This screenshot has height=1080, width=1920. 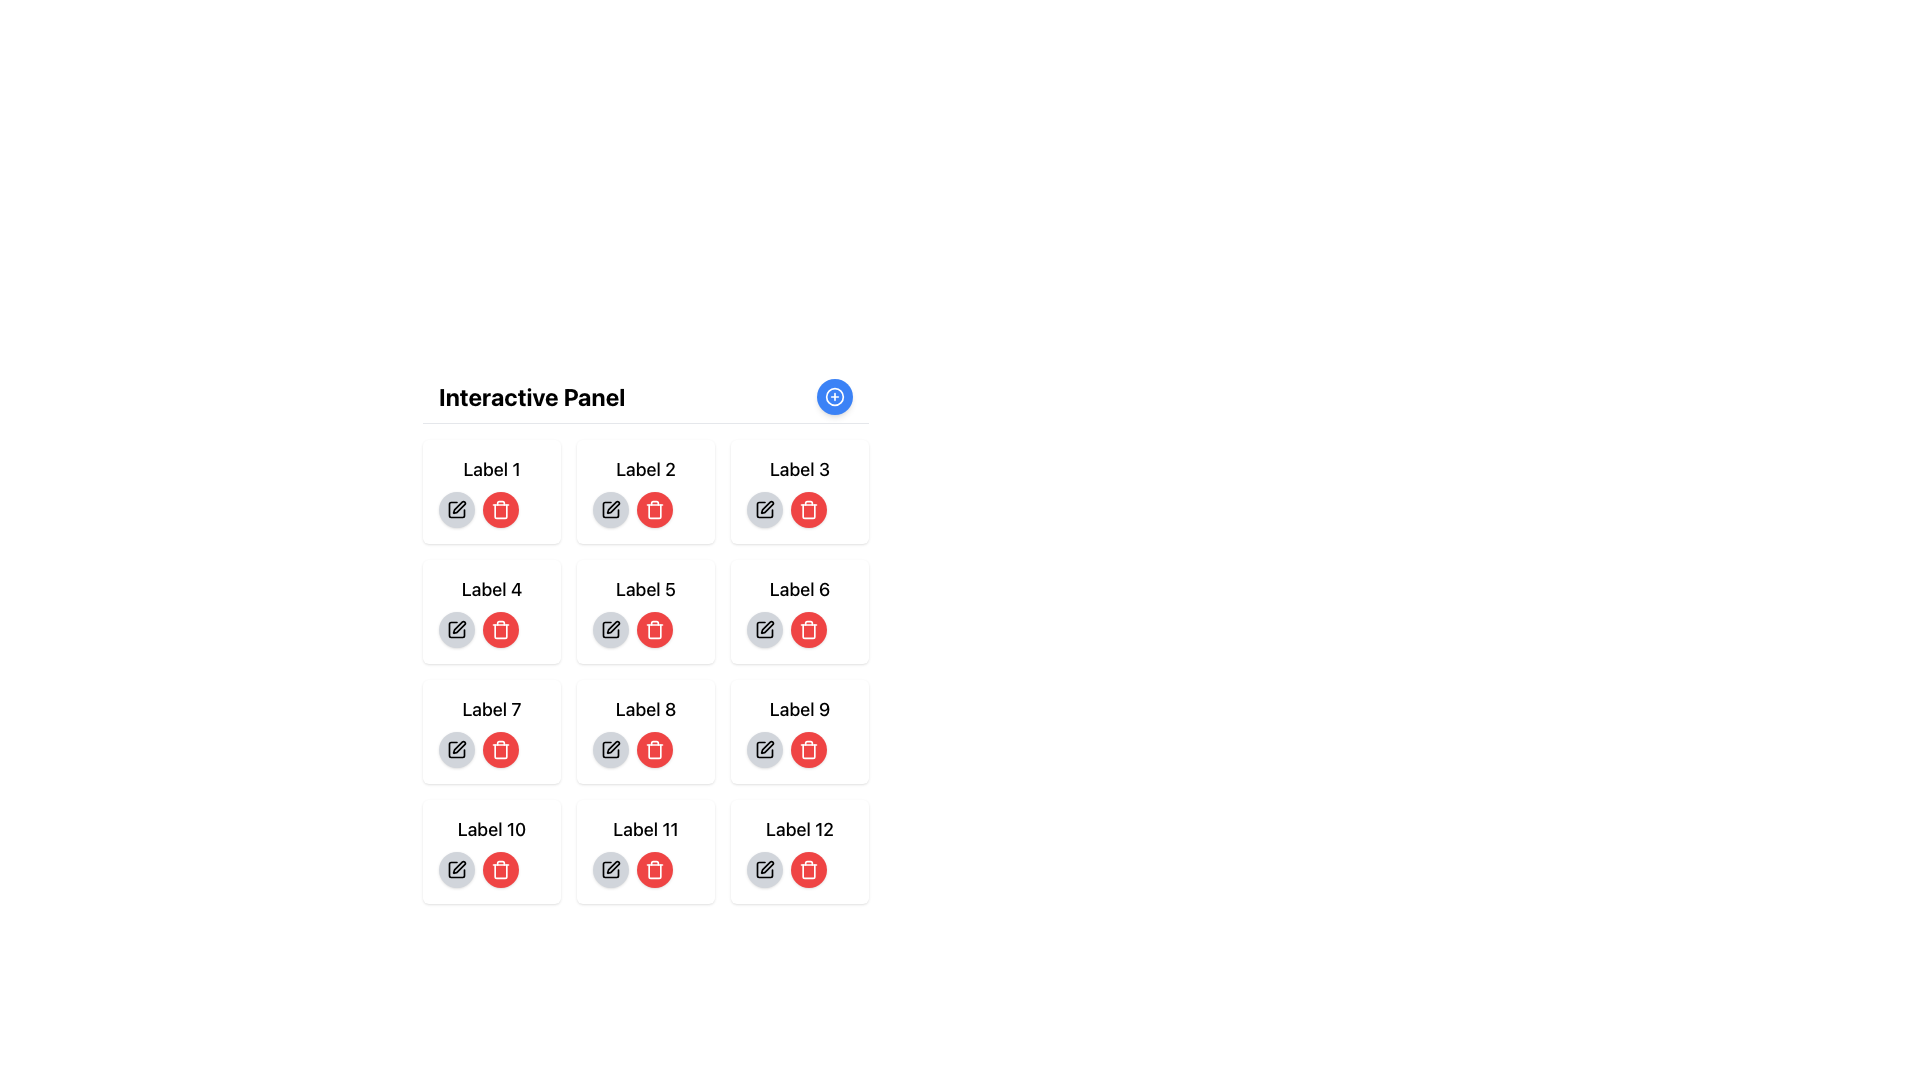 What do you see at coordinates (654, 869) in the screenshot?
I see `the delete button associated with 'Label 11'` at bounding box center [654, 869].